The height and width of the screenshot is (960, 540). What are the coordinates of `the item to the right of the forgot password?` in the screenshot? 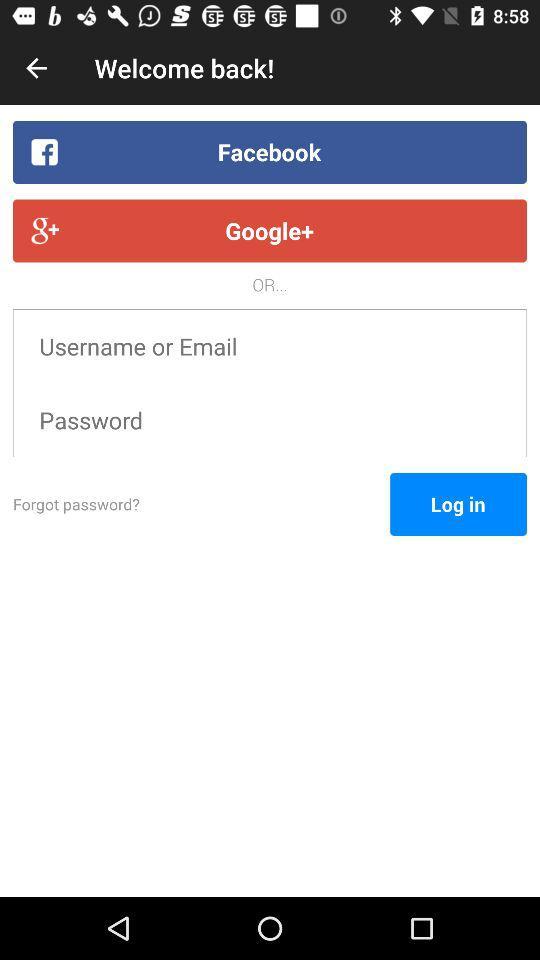 It's located at (458, 503).